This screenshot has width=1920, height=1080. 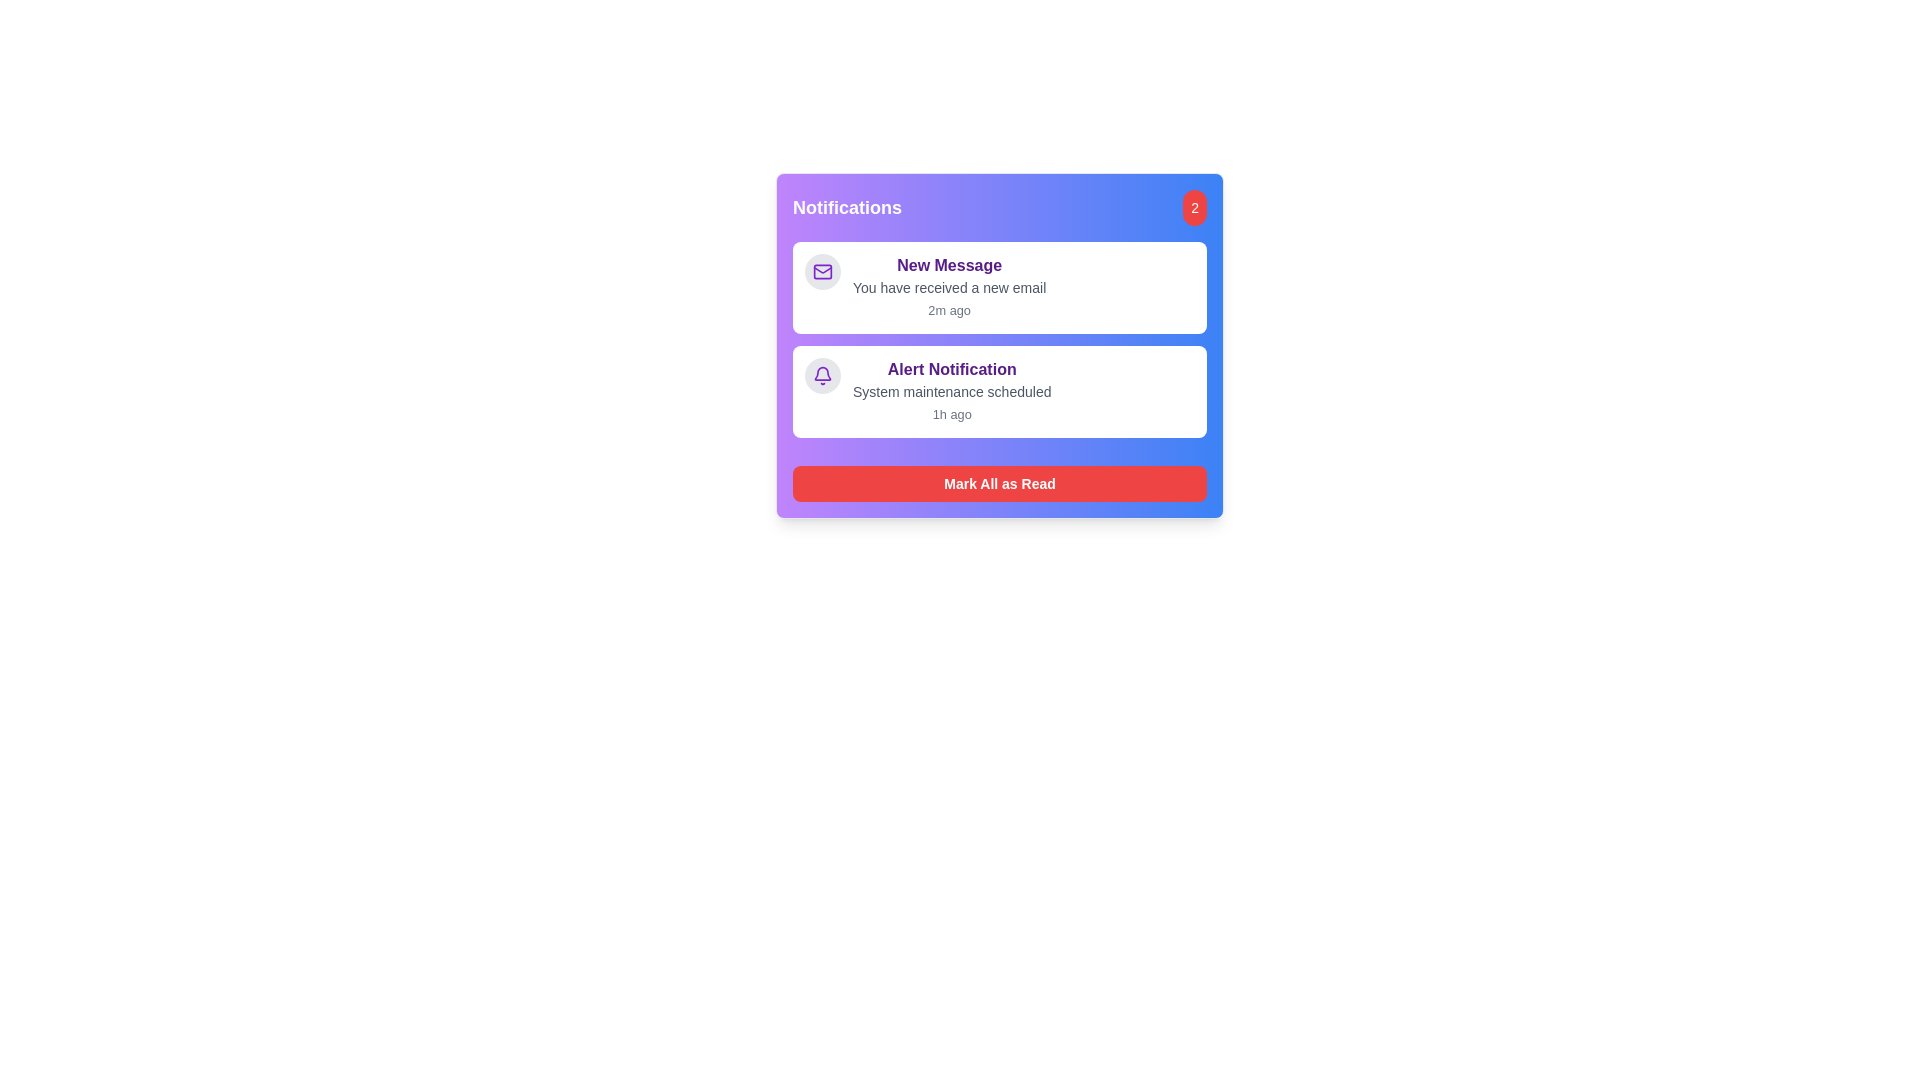 I want to click on the notification alert icon located on the left side of the text 'Alert Notification System maintenance scheduled 1h ago', so click(x=822, y=375).